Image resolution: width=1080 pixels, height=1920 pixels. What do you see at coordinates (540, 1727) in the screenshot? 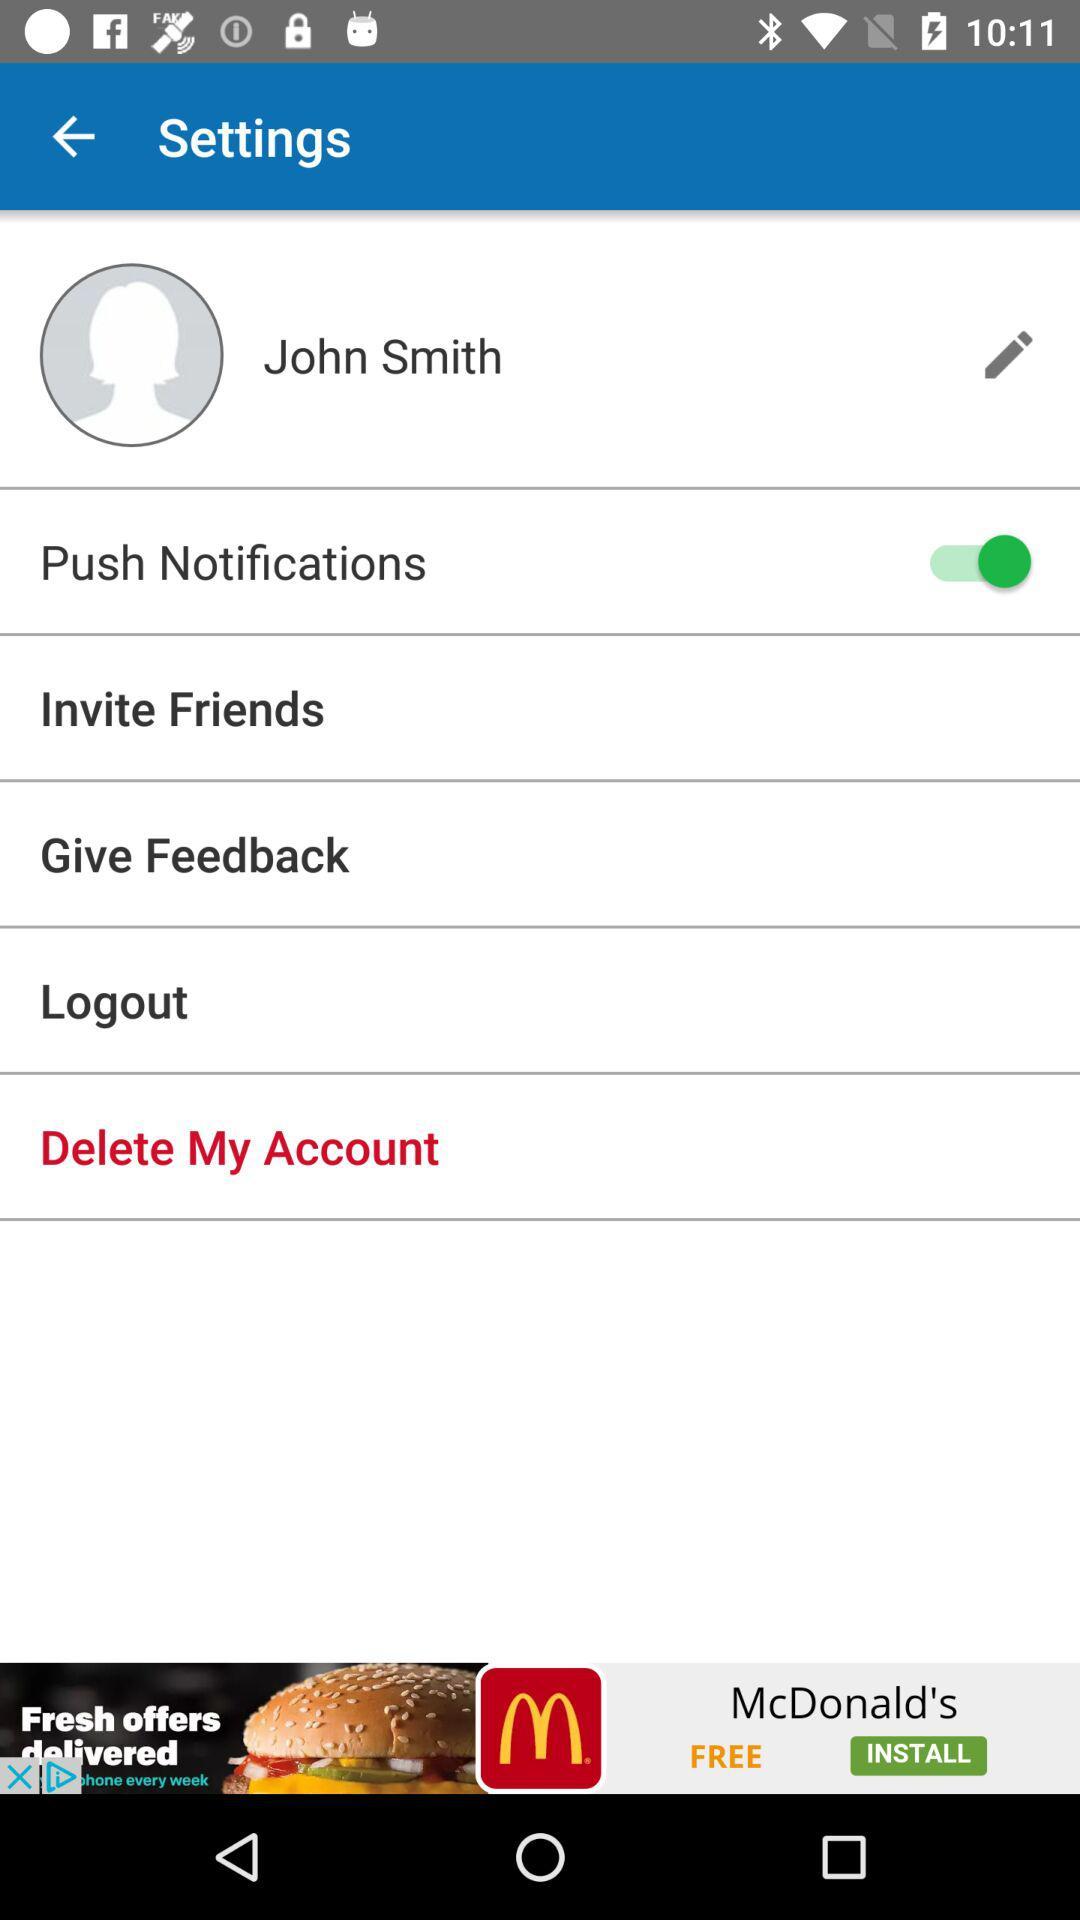
I see `click on advertisement` at bounding box center [540, 1727].